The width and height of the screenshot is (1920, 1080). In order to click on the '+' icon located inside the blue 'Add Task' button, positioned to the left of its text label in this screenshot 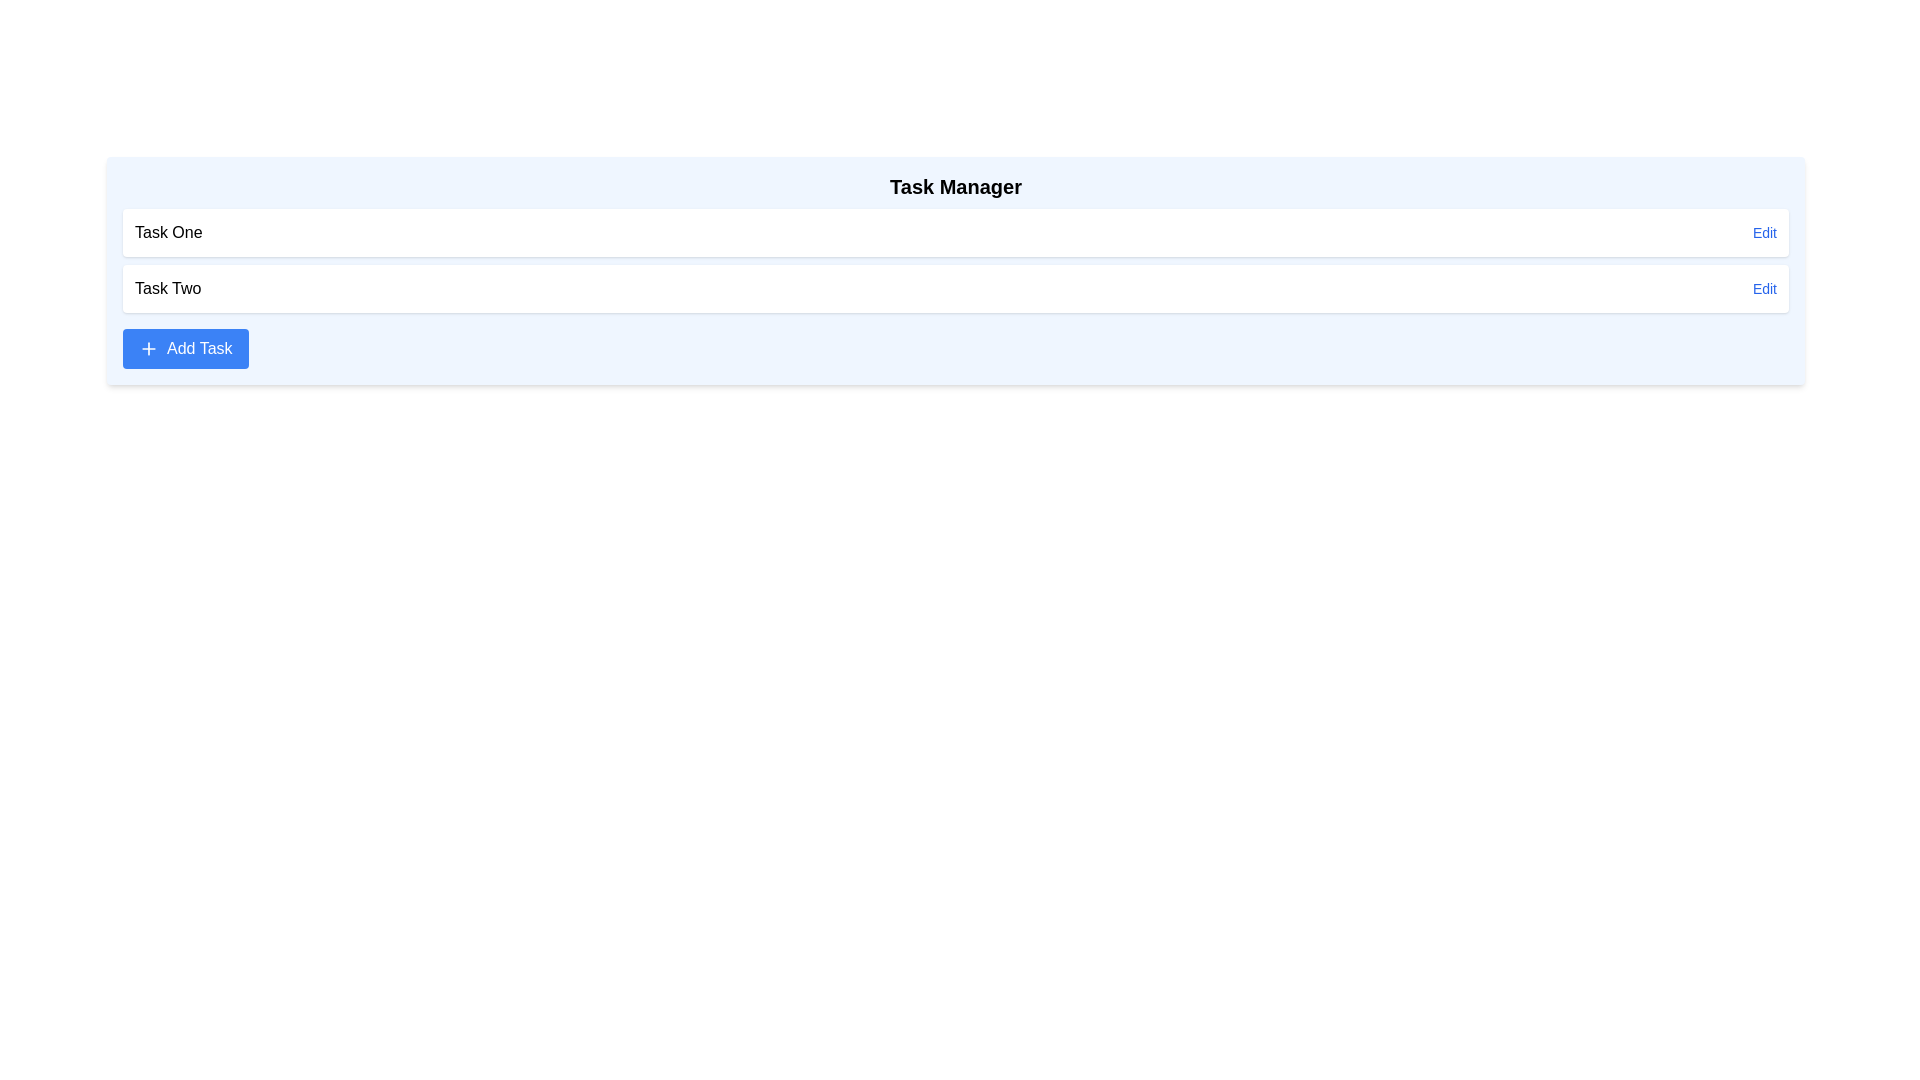, I will do `click(147, 347)`.